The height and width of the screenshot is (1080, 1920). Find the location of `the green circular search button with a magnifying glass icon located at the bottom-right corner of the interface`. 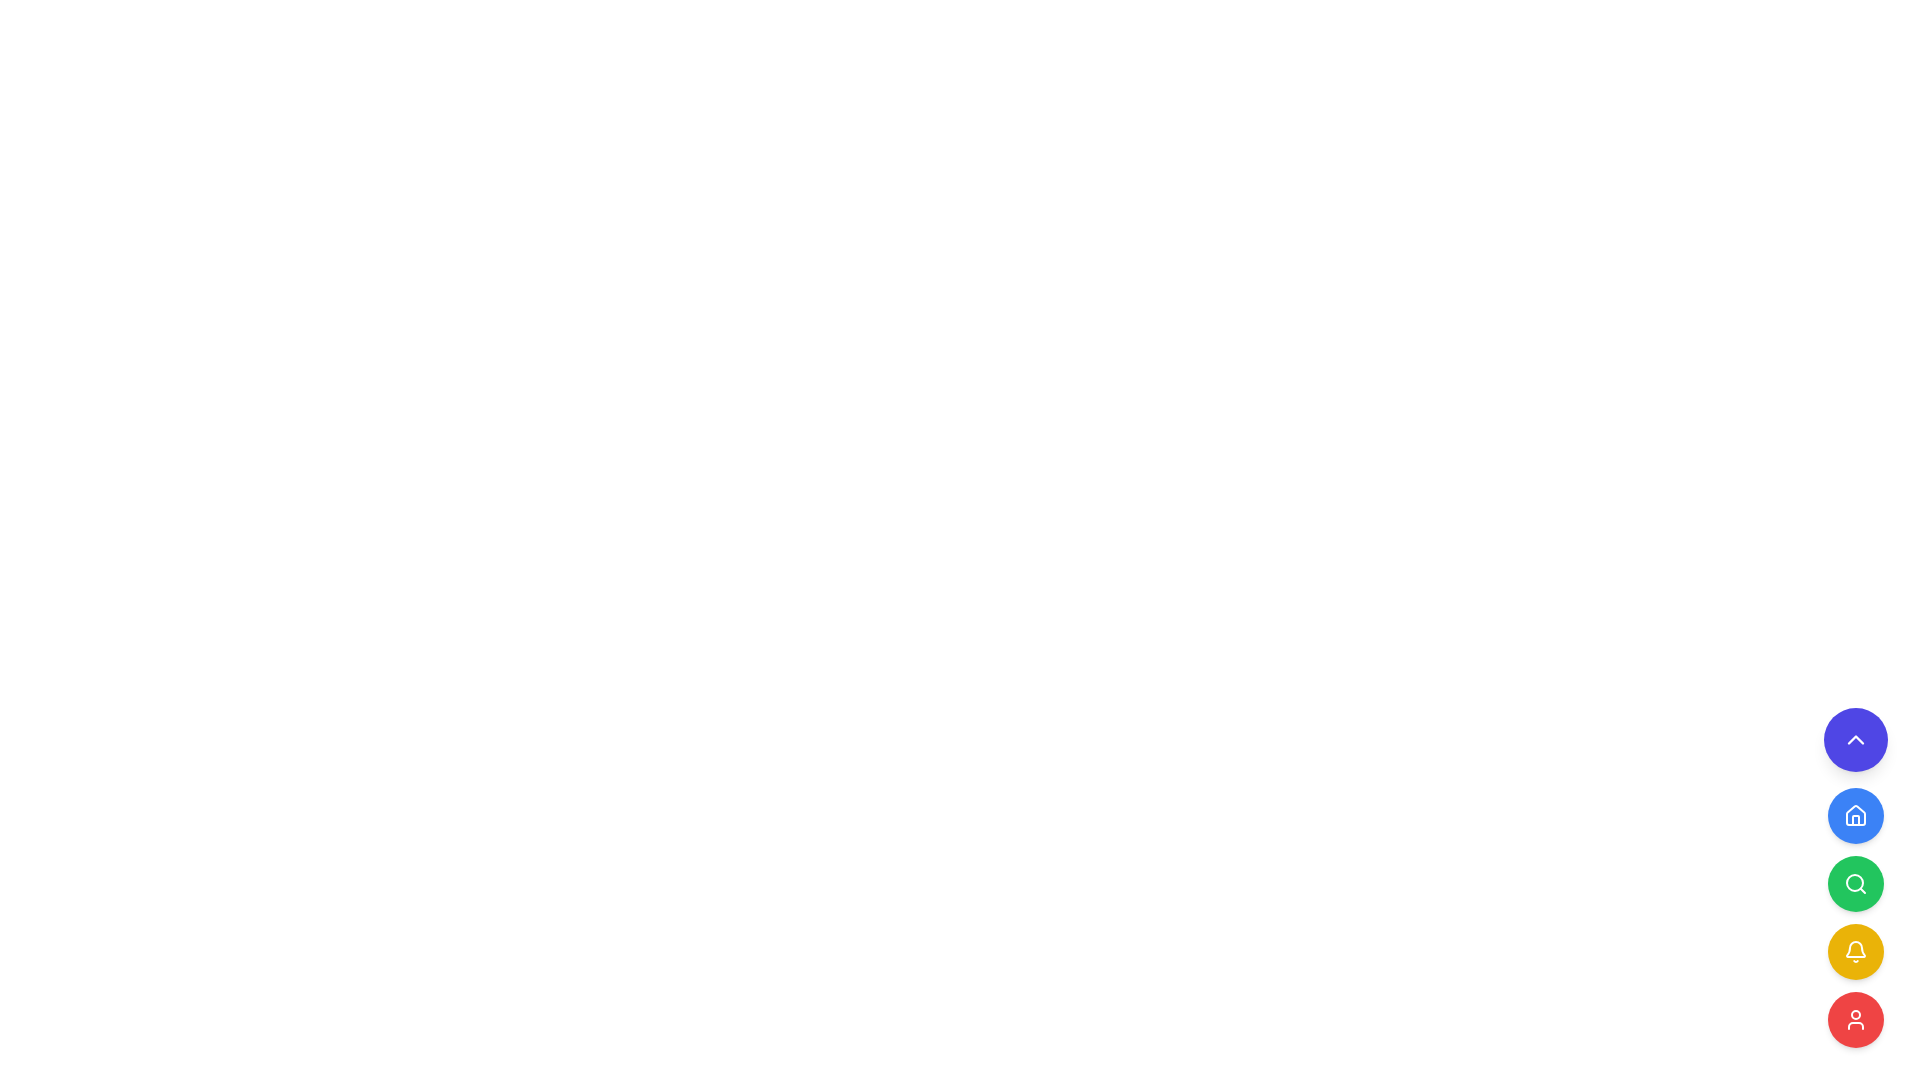

the green circular search button with a magnifying glass icon located at the bottom-right corner of the interface is located at coordinates (1855, 877).